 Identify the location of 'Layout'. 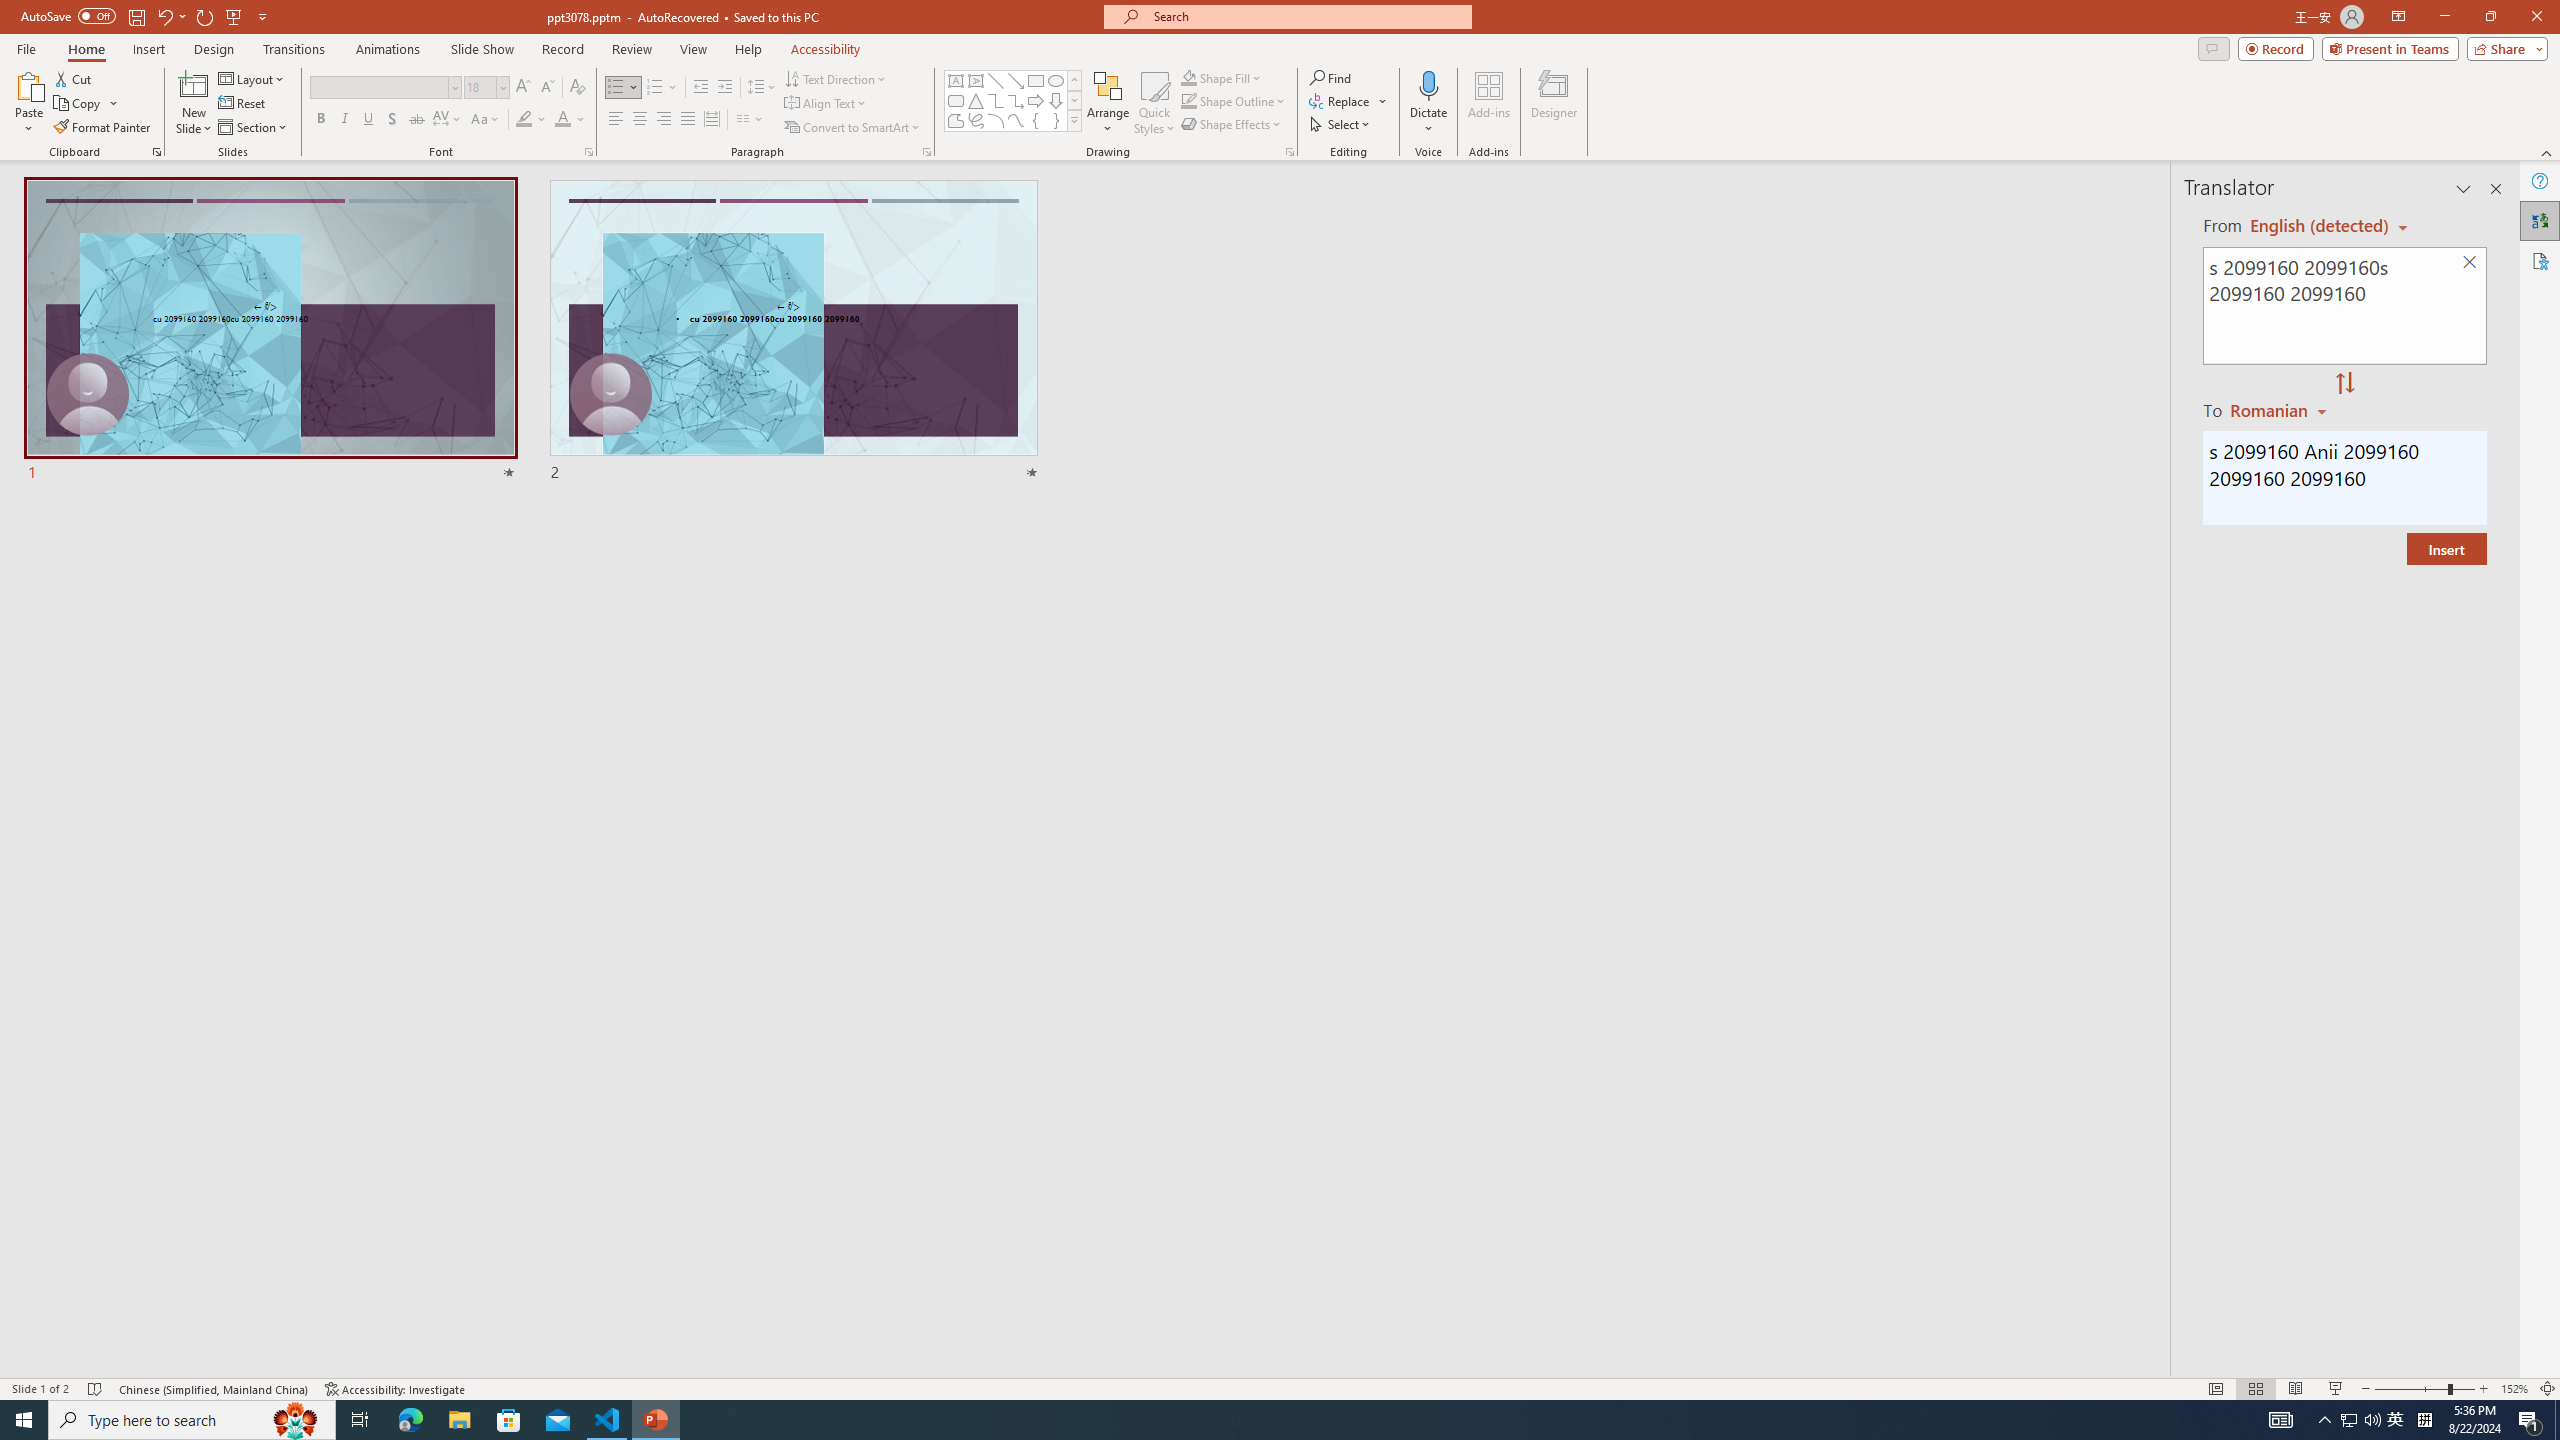
(252, 78).